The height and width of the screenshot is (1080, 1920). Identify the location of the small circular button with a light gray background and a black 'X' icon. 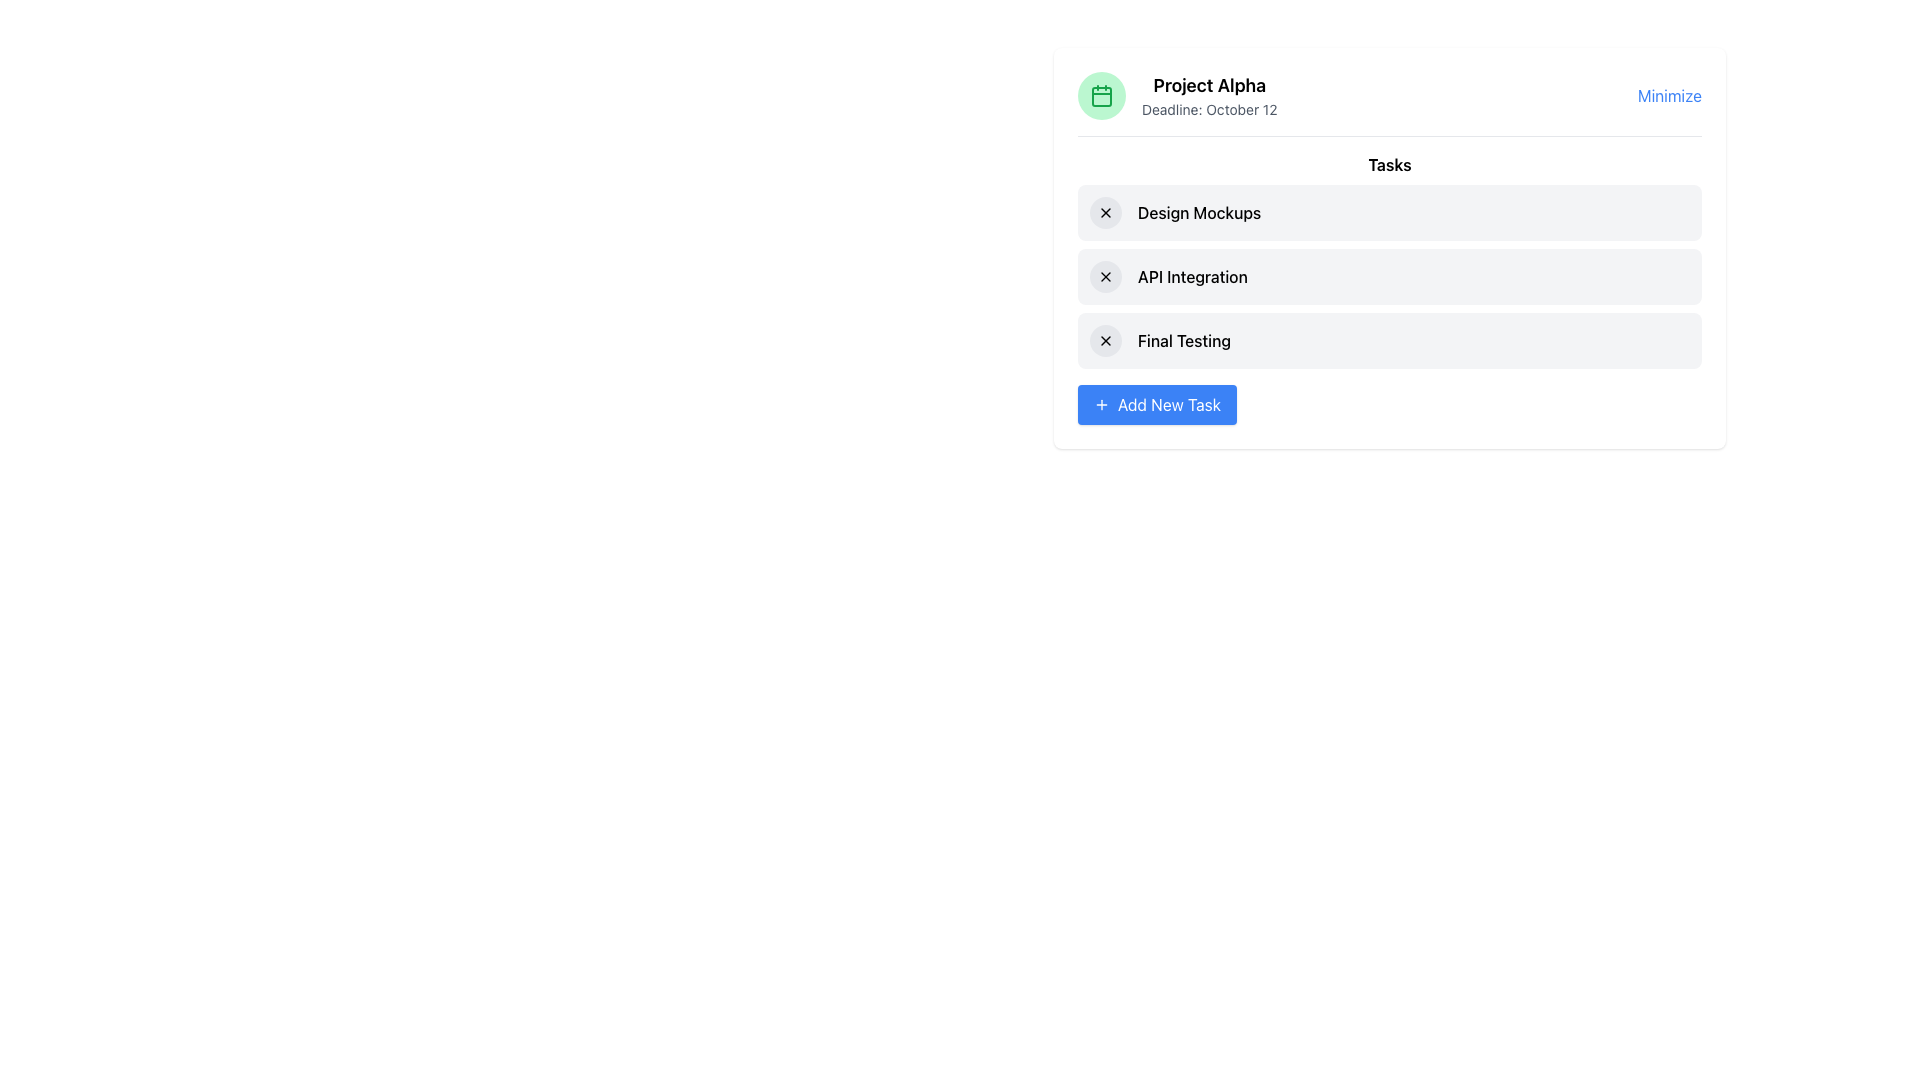
(1104, 212).